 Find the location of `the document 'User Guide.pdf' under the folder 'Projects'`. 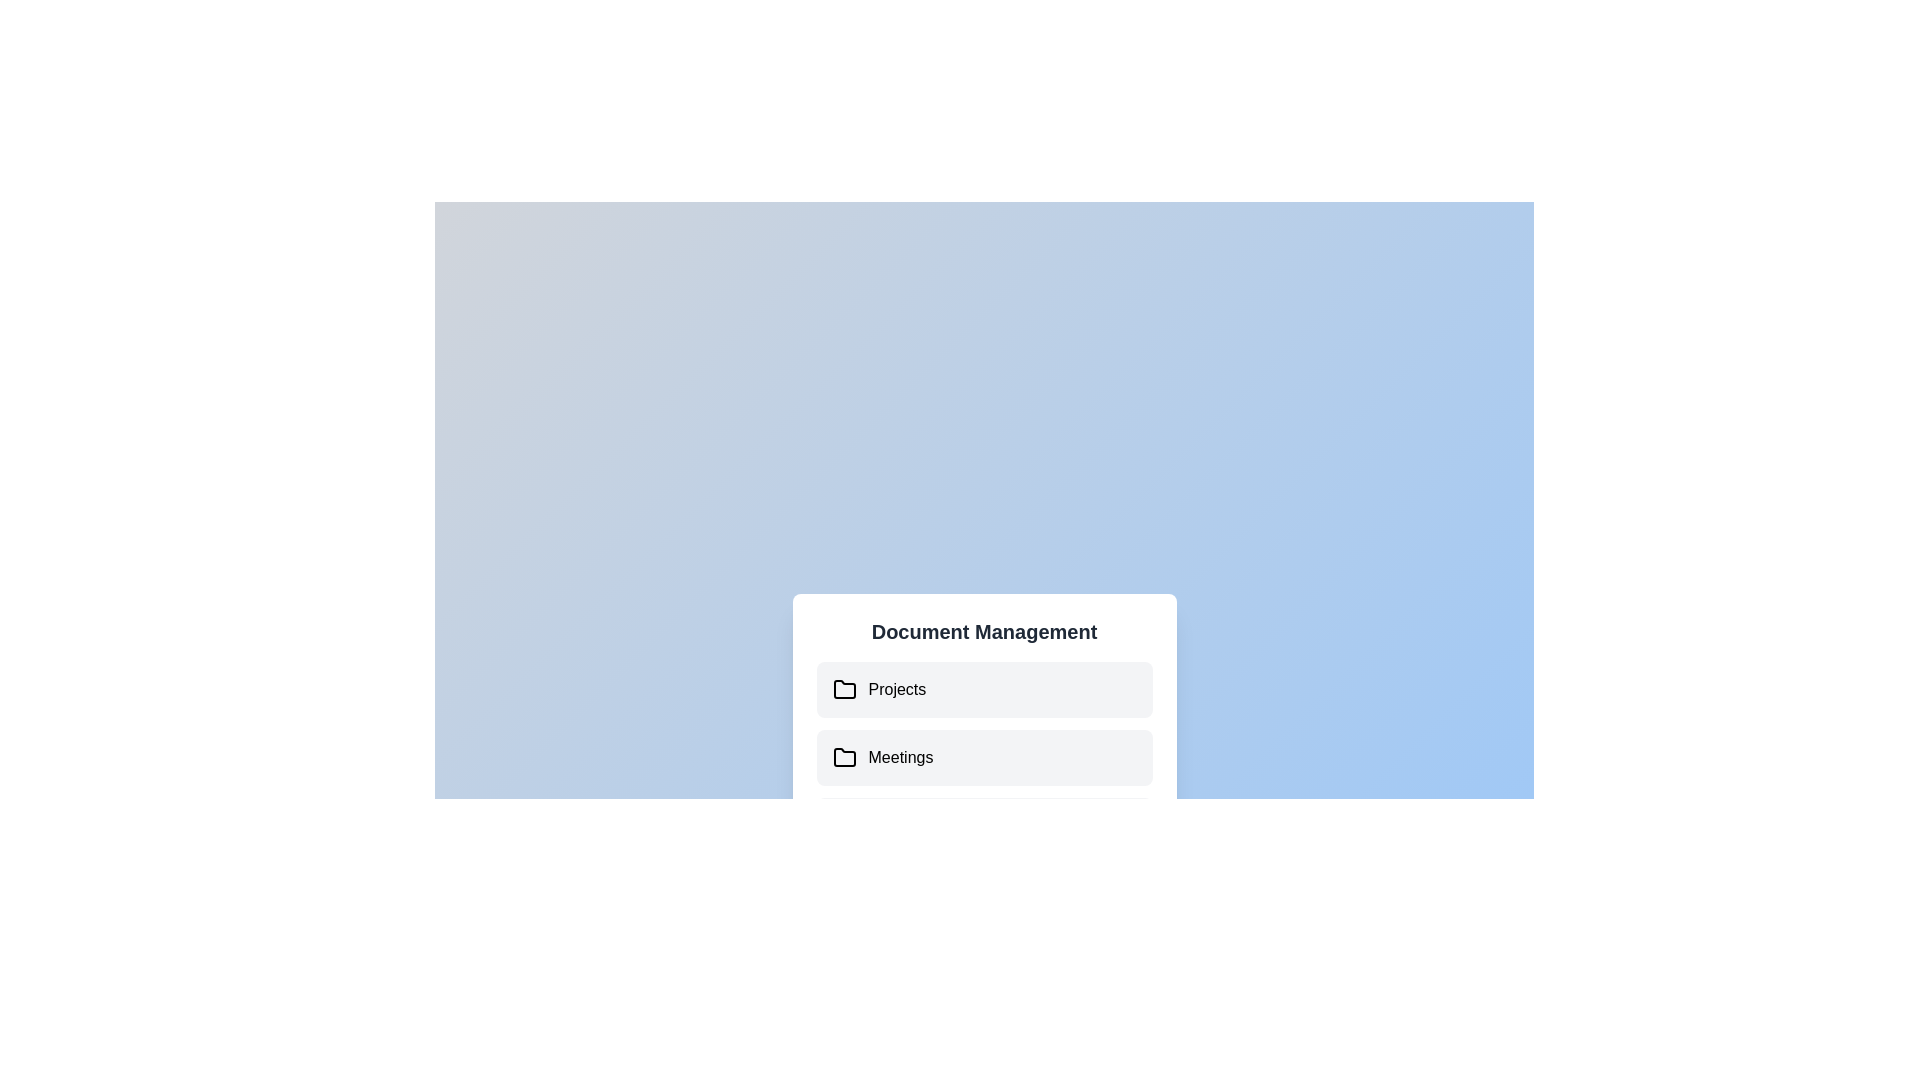

the document 'User Guide.pdf' under the folder 'Projects' is located at coordinates (984, 689).